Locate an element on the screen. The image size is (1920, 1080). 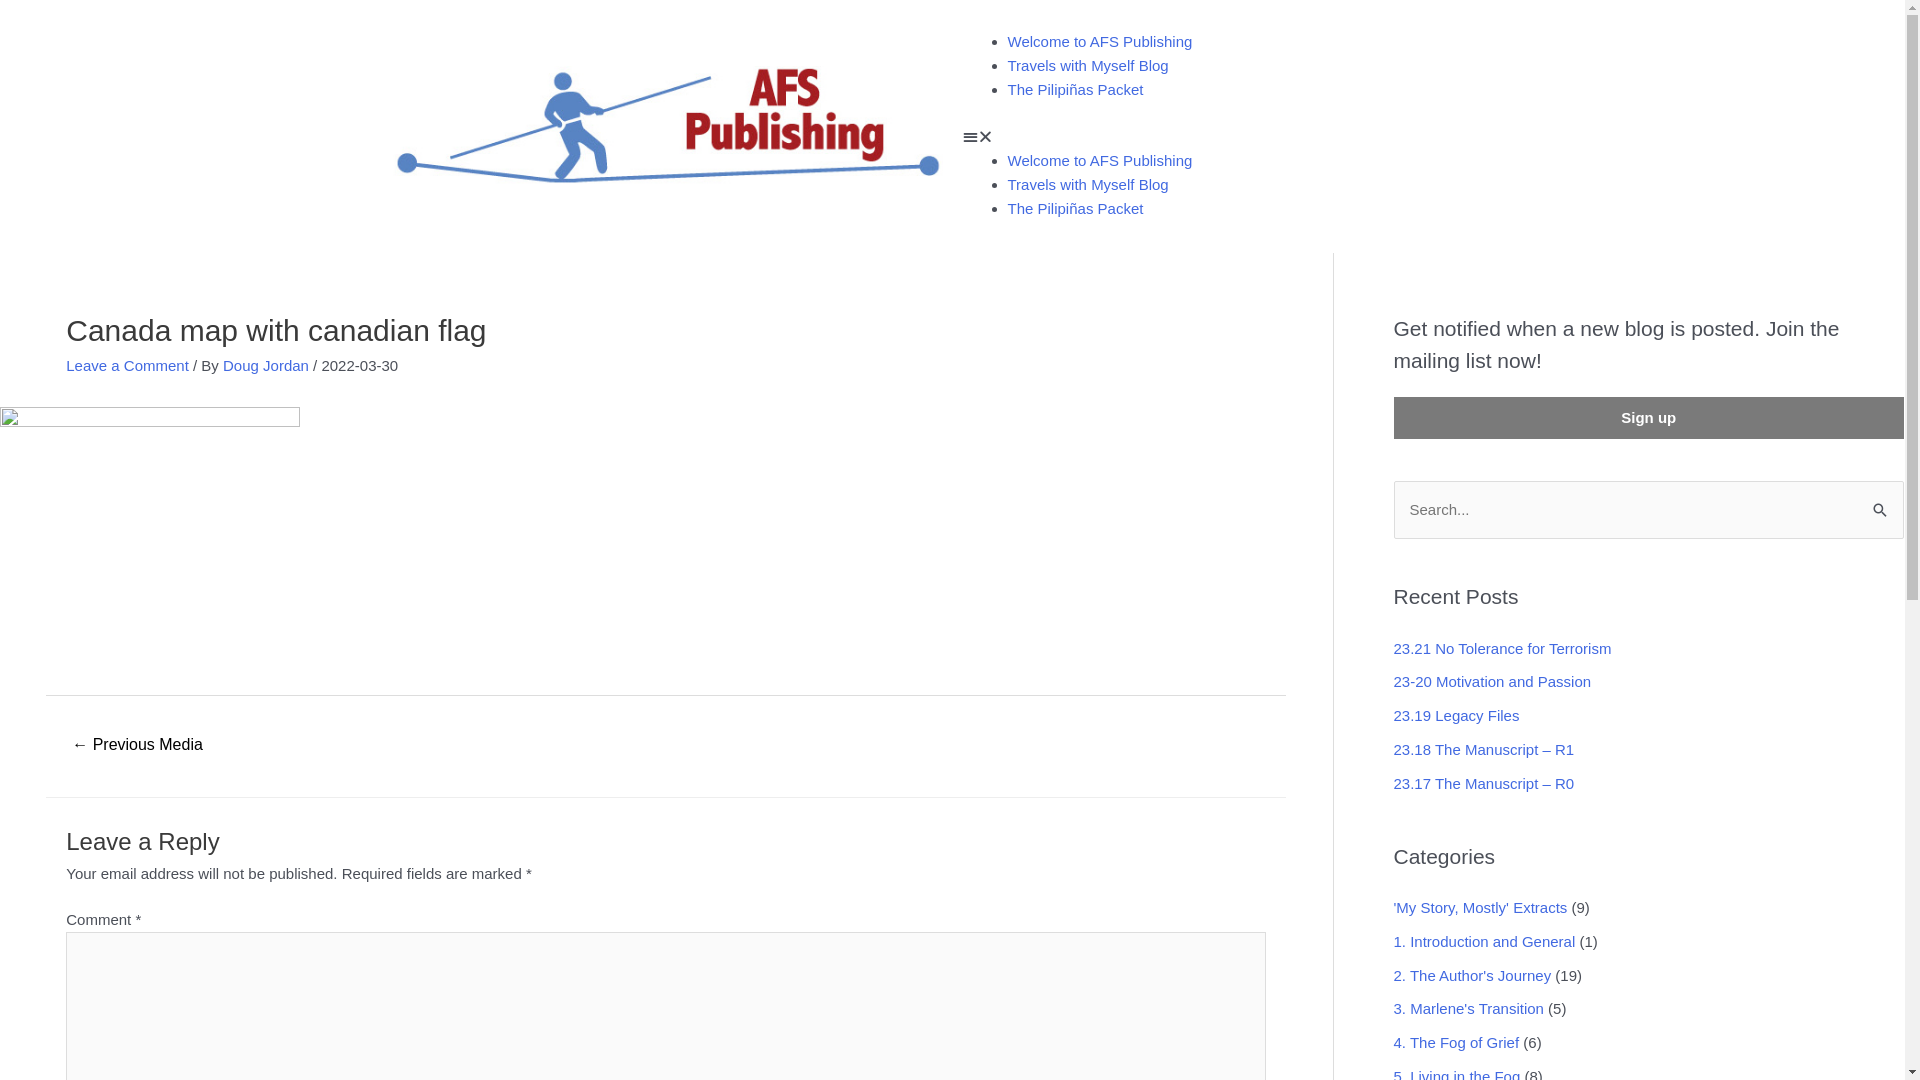
'3. Marlene's Transition' is located at coordinates (1468, 1008).